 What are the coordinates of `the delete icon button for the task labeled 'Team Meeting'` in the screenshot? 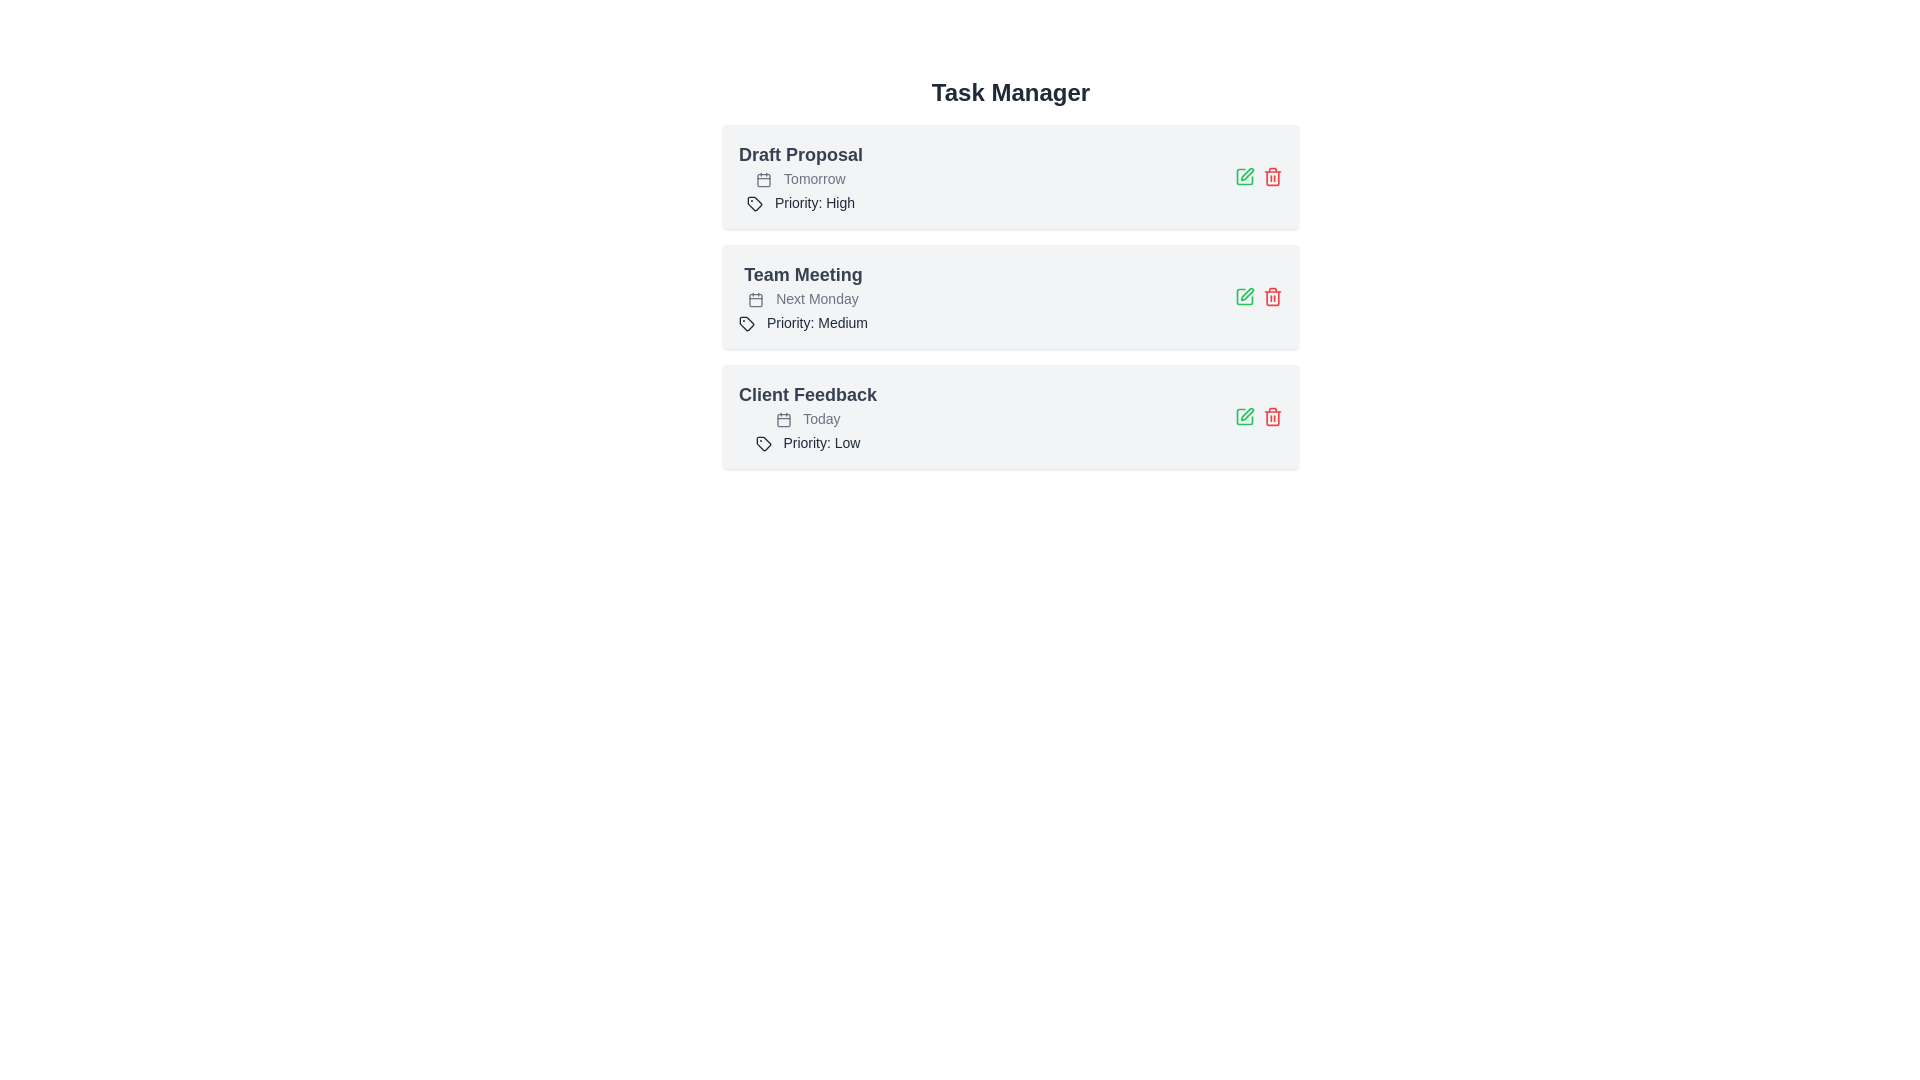 It's located at (1271, 297).